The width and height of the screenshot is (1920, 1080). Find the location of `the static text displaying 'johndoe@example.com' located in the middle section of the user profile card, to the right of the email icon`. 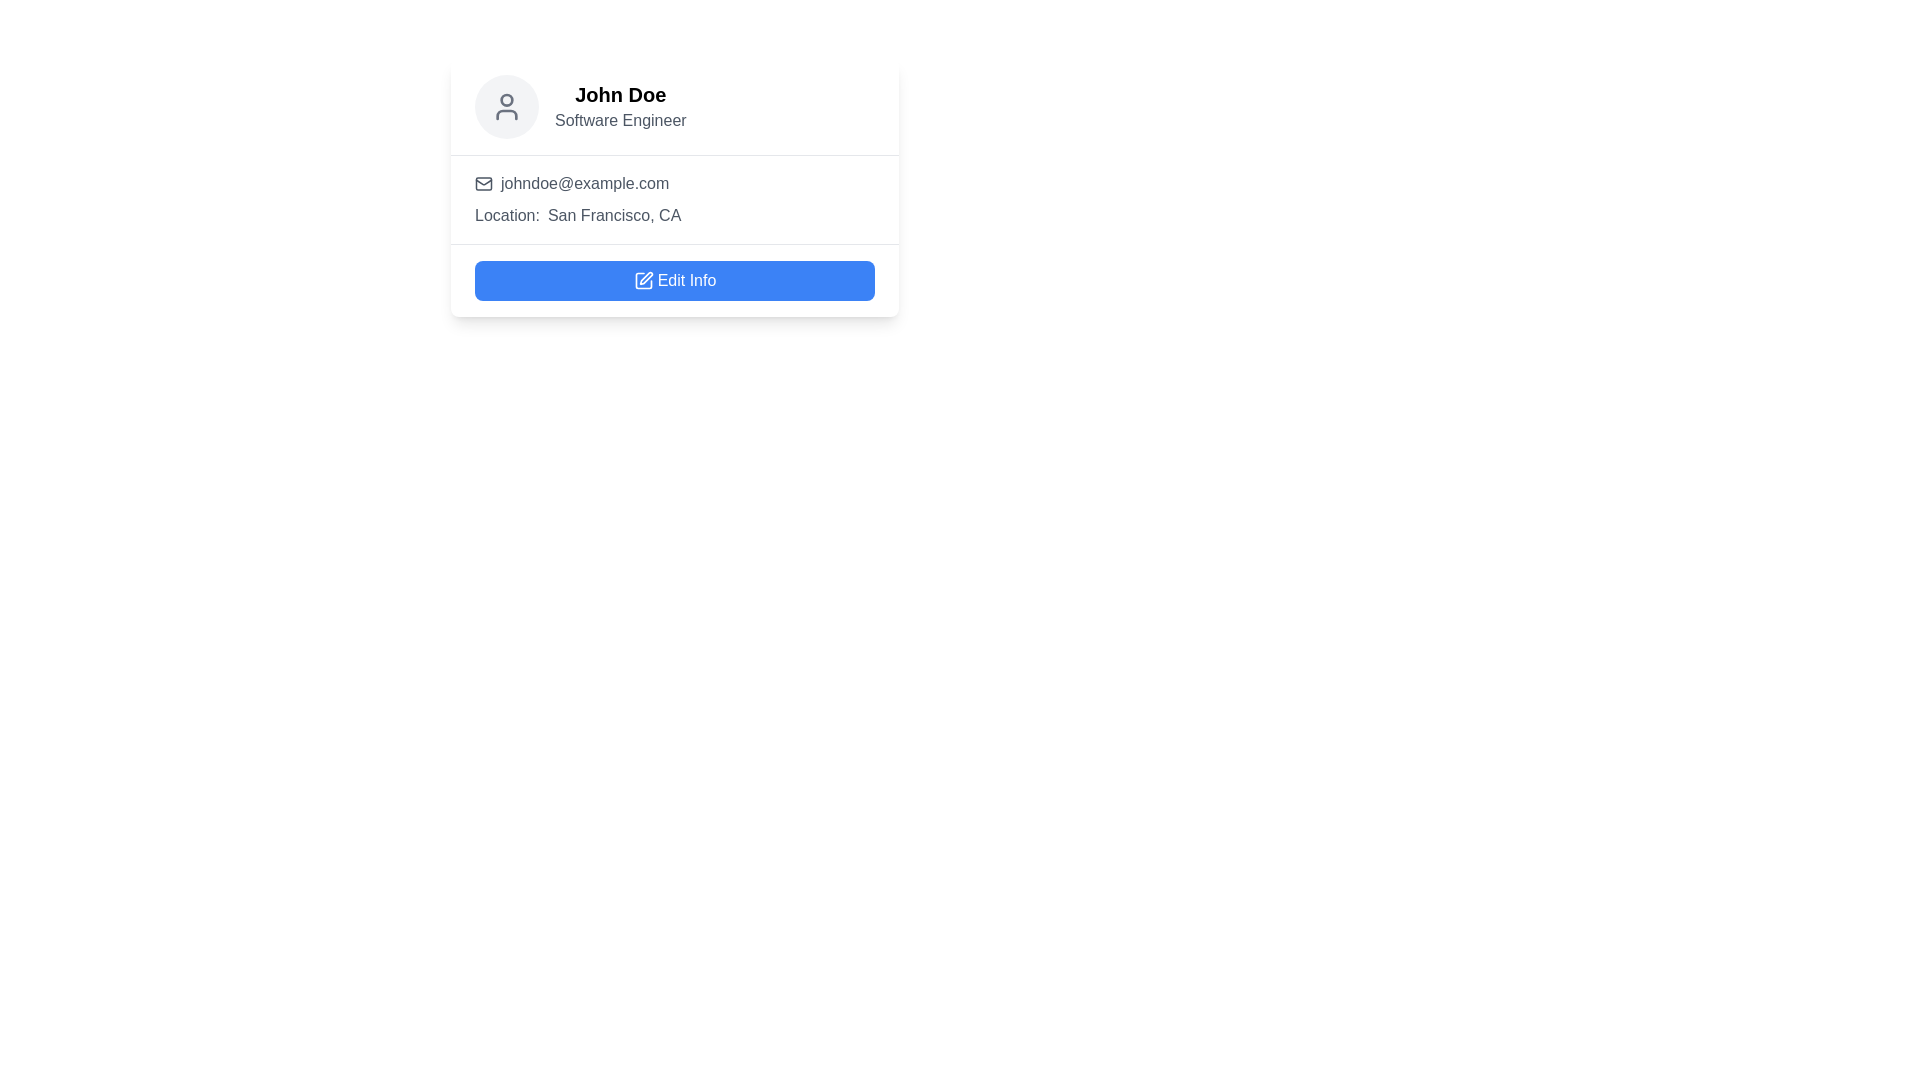

the static text displaying 'johndoe@example.com' located in the middle section of the user profile card, to the right of the email icon is located at coordinates (584, 184).